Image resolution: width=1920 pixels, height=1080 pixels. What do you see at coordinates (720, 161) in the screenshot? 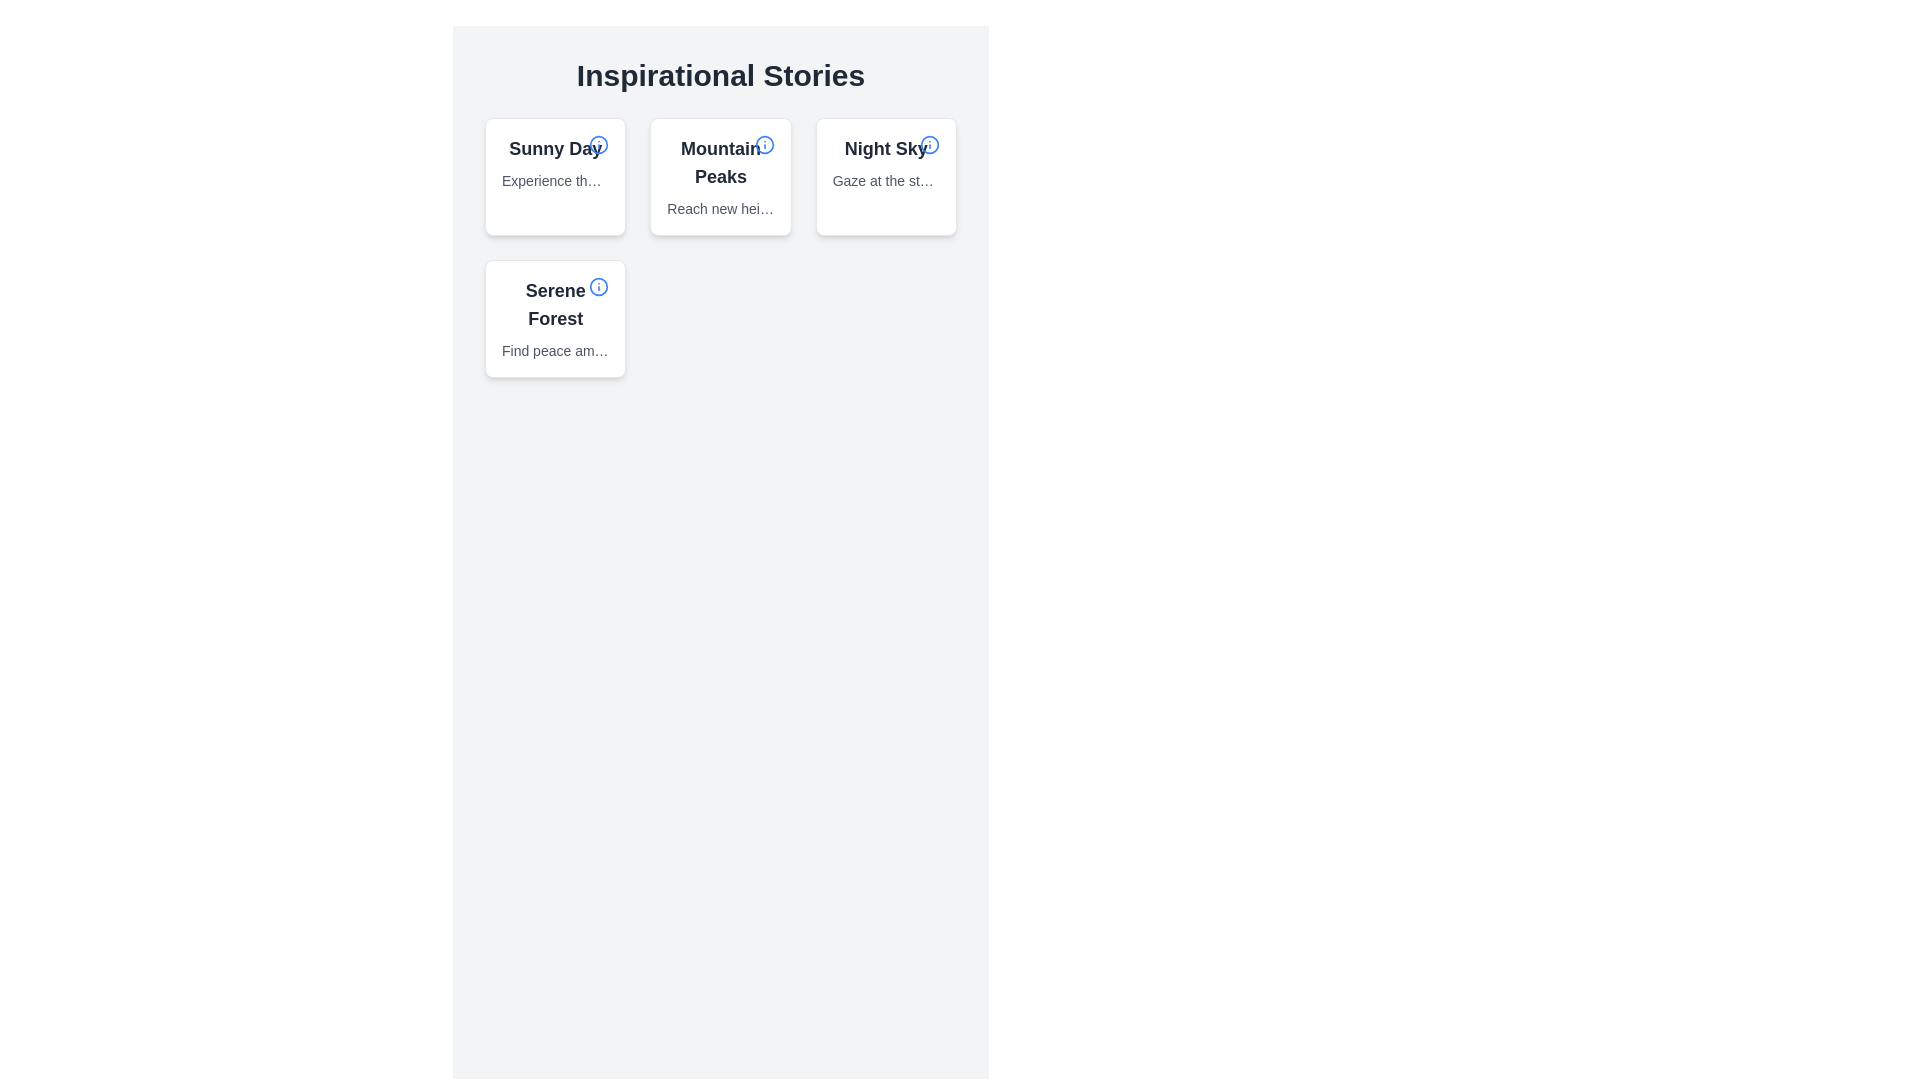
I see `the text label or heading that serves as the title for the associated content in the second card of the grid under 'Inspirational Stories'` at bounding box center [720, 161].